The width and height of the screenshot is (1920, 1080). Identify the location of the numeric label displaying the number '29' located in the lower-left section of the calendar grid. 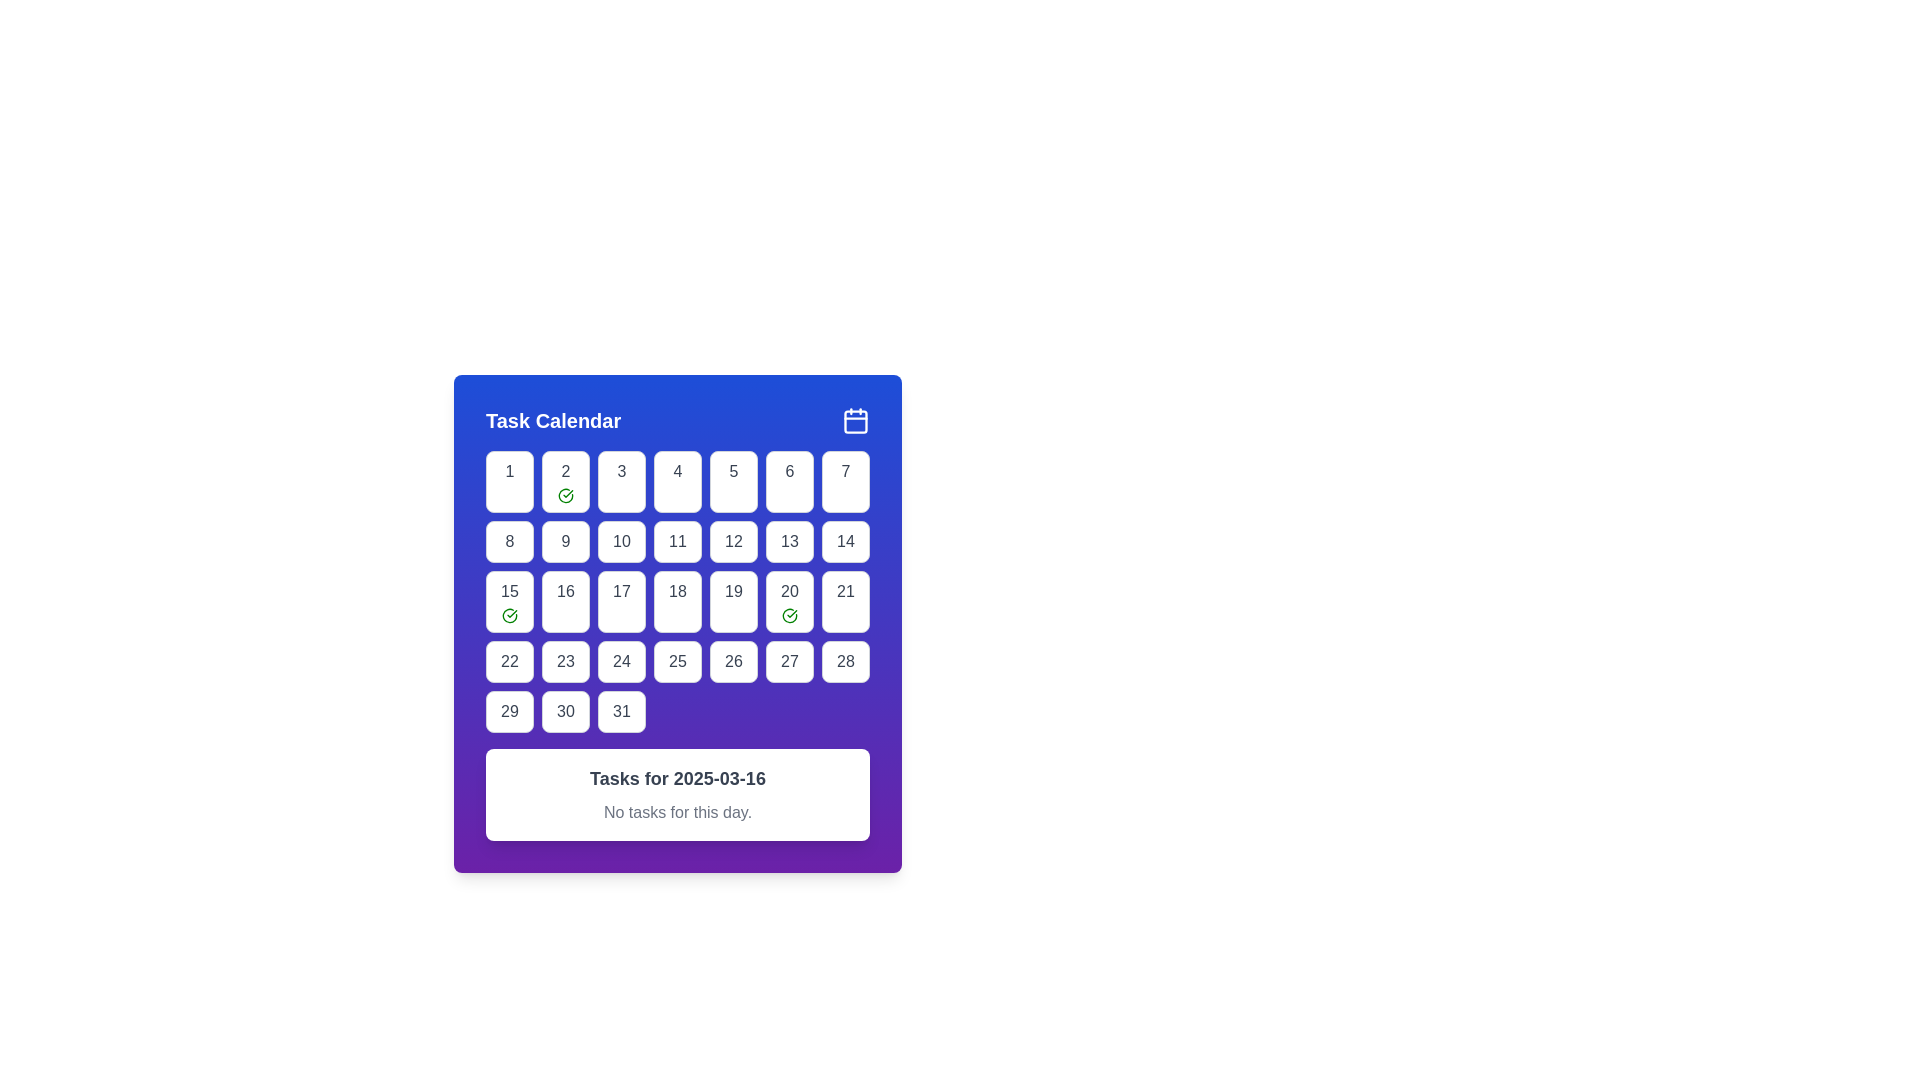
(509, 711).